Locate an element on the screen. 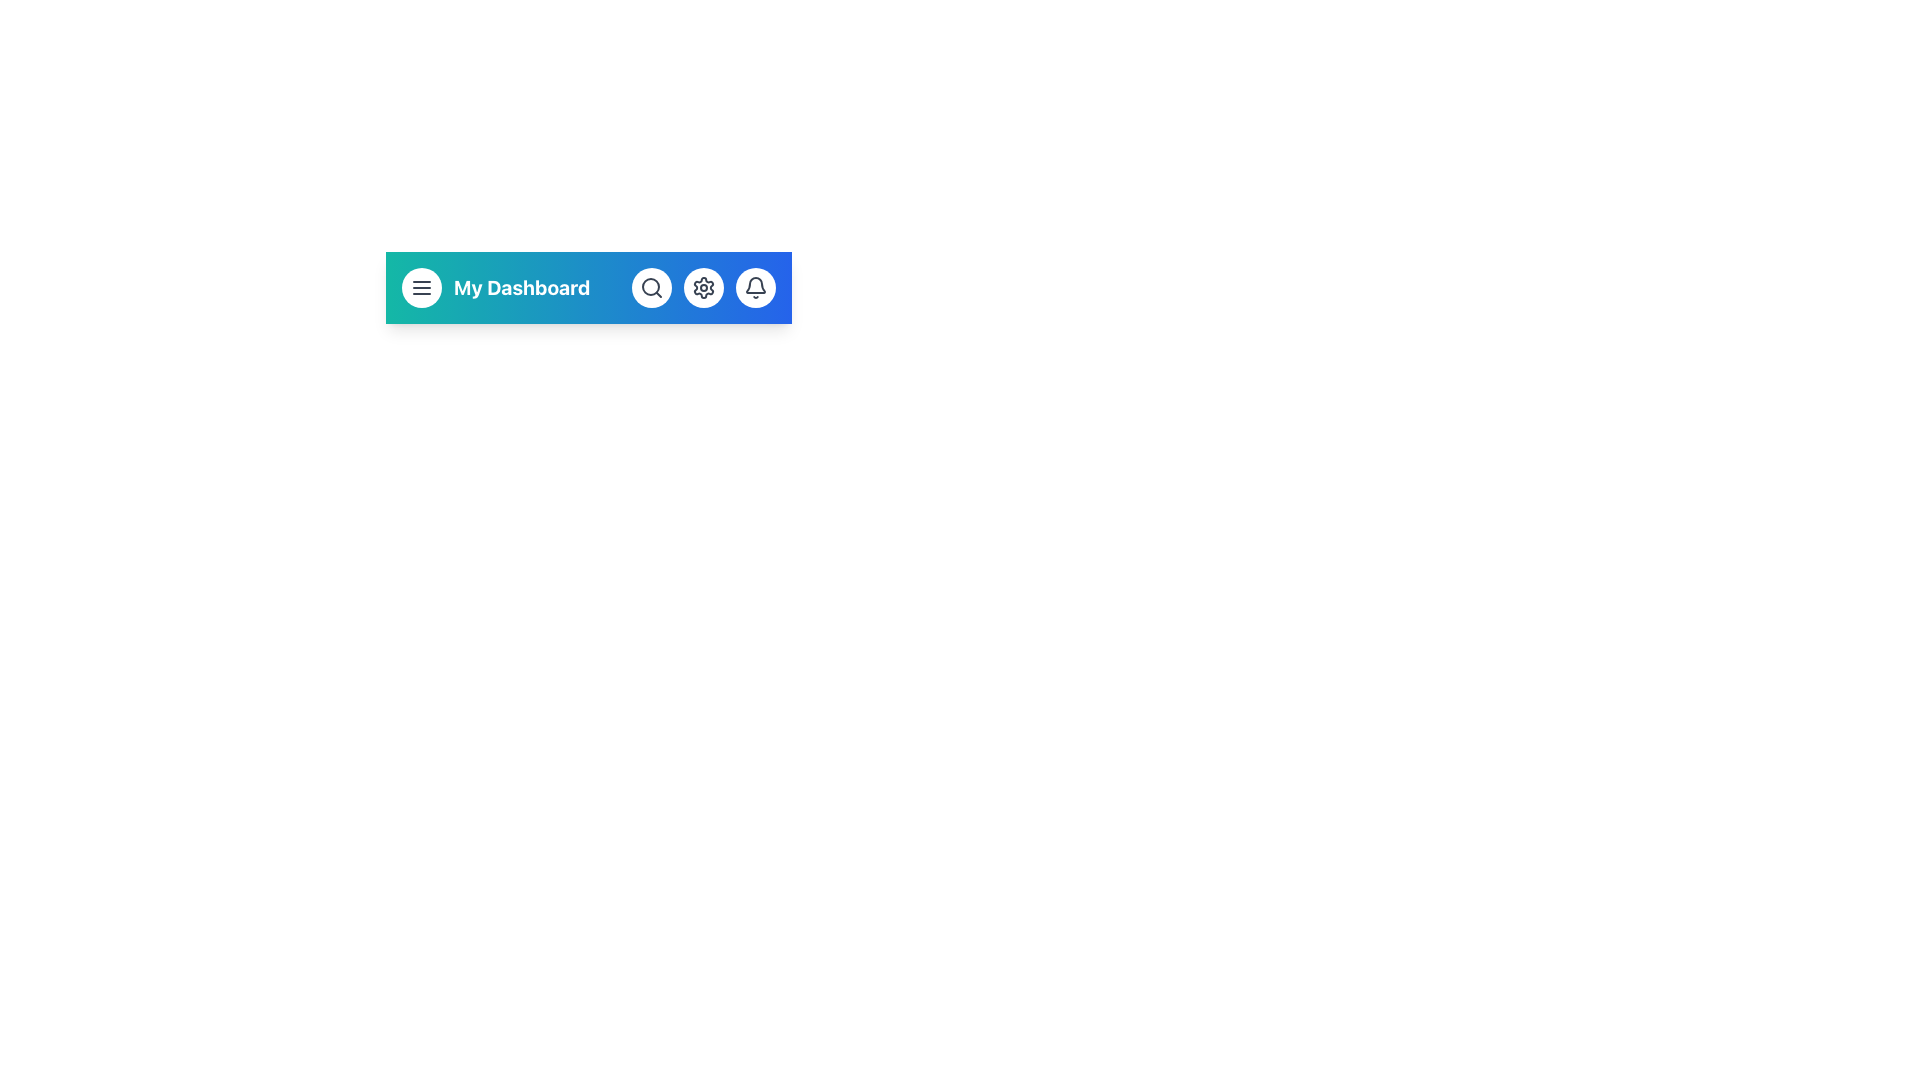  the menu icon, which consists of three horizontal lines stacked vertically, located on the far left of the navigation bar is located at coordinates (421, 288).